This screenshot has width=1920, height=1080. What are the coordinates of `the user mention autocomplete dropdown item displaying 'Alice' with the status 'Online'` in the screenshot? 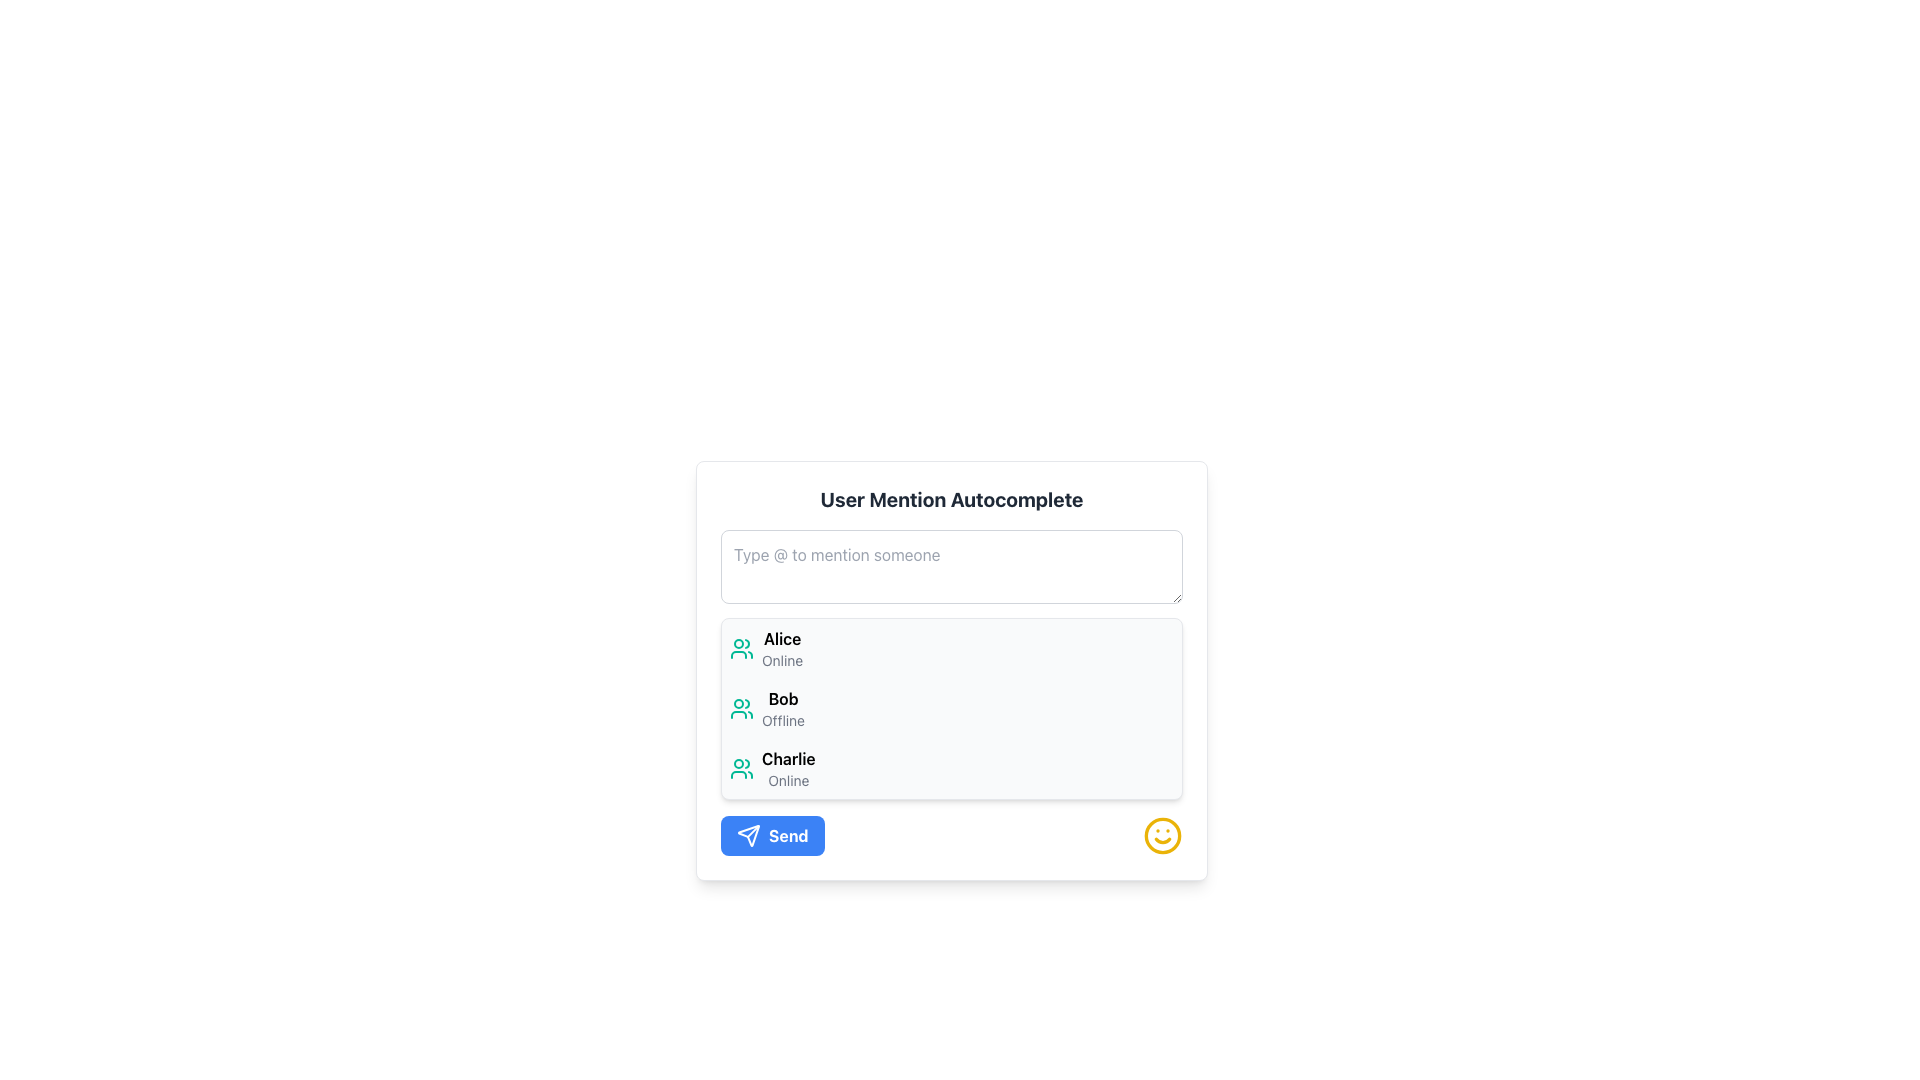 It's located at (781, 648).